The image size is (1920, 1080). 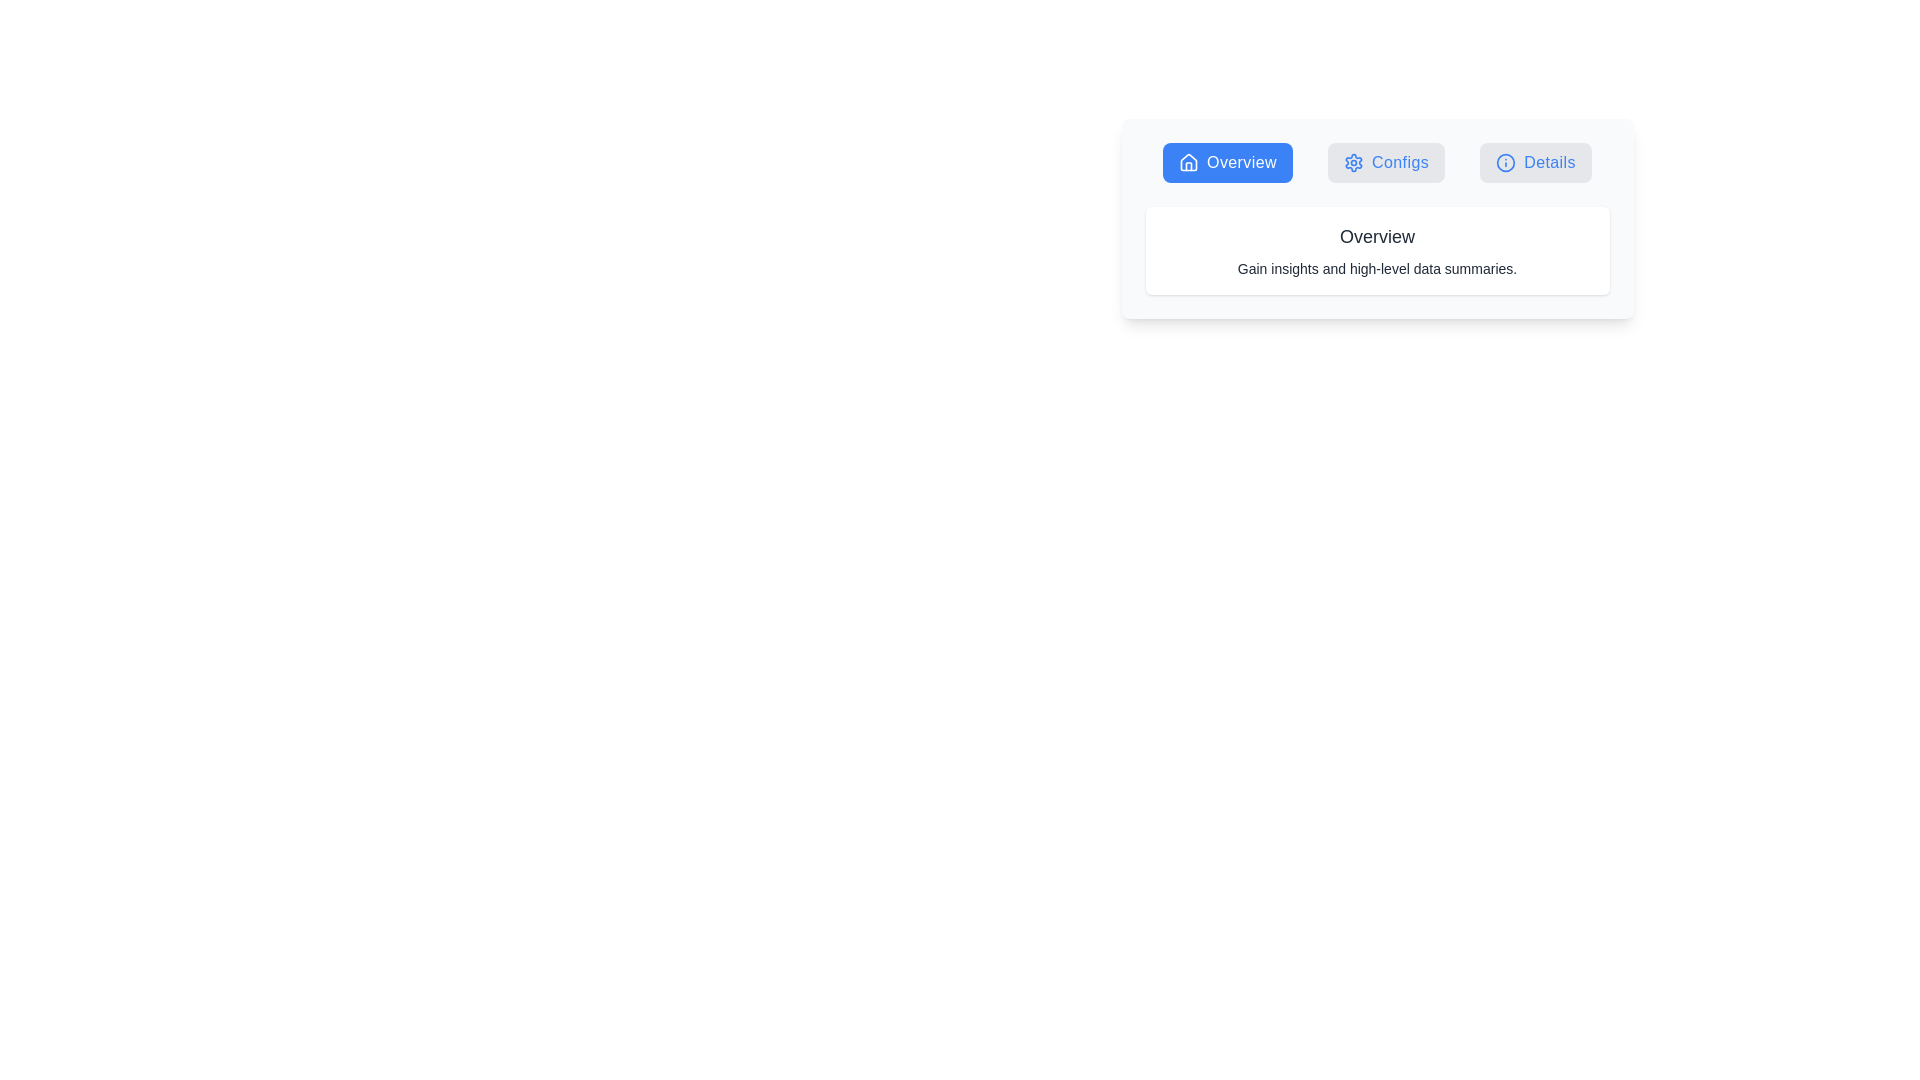 What do you see at coordinates (1227, 161) in the screenshot?
I see `the tab labeled Overview` at bounding box center [1227, 161].